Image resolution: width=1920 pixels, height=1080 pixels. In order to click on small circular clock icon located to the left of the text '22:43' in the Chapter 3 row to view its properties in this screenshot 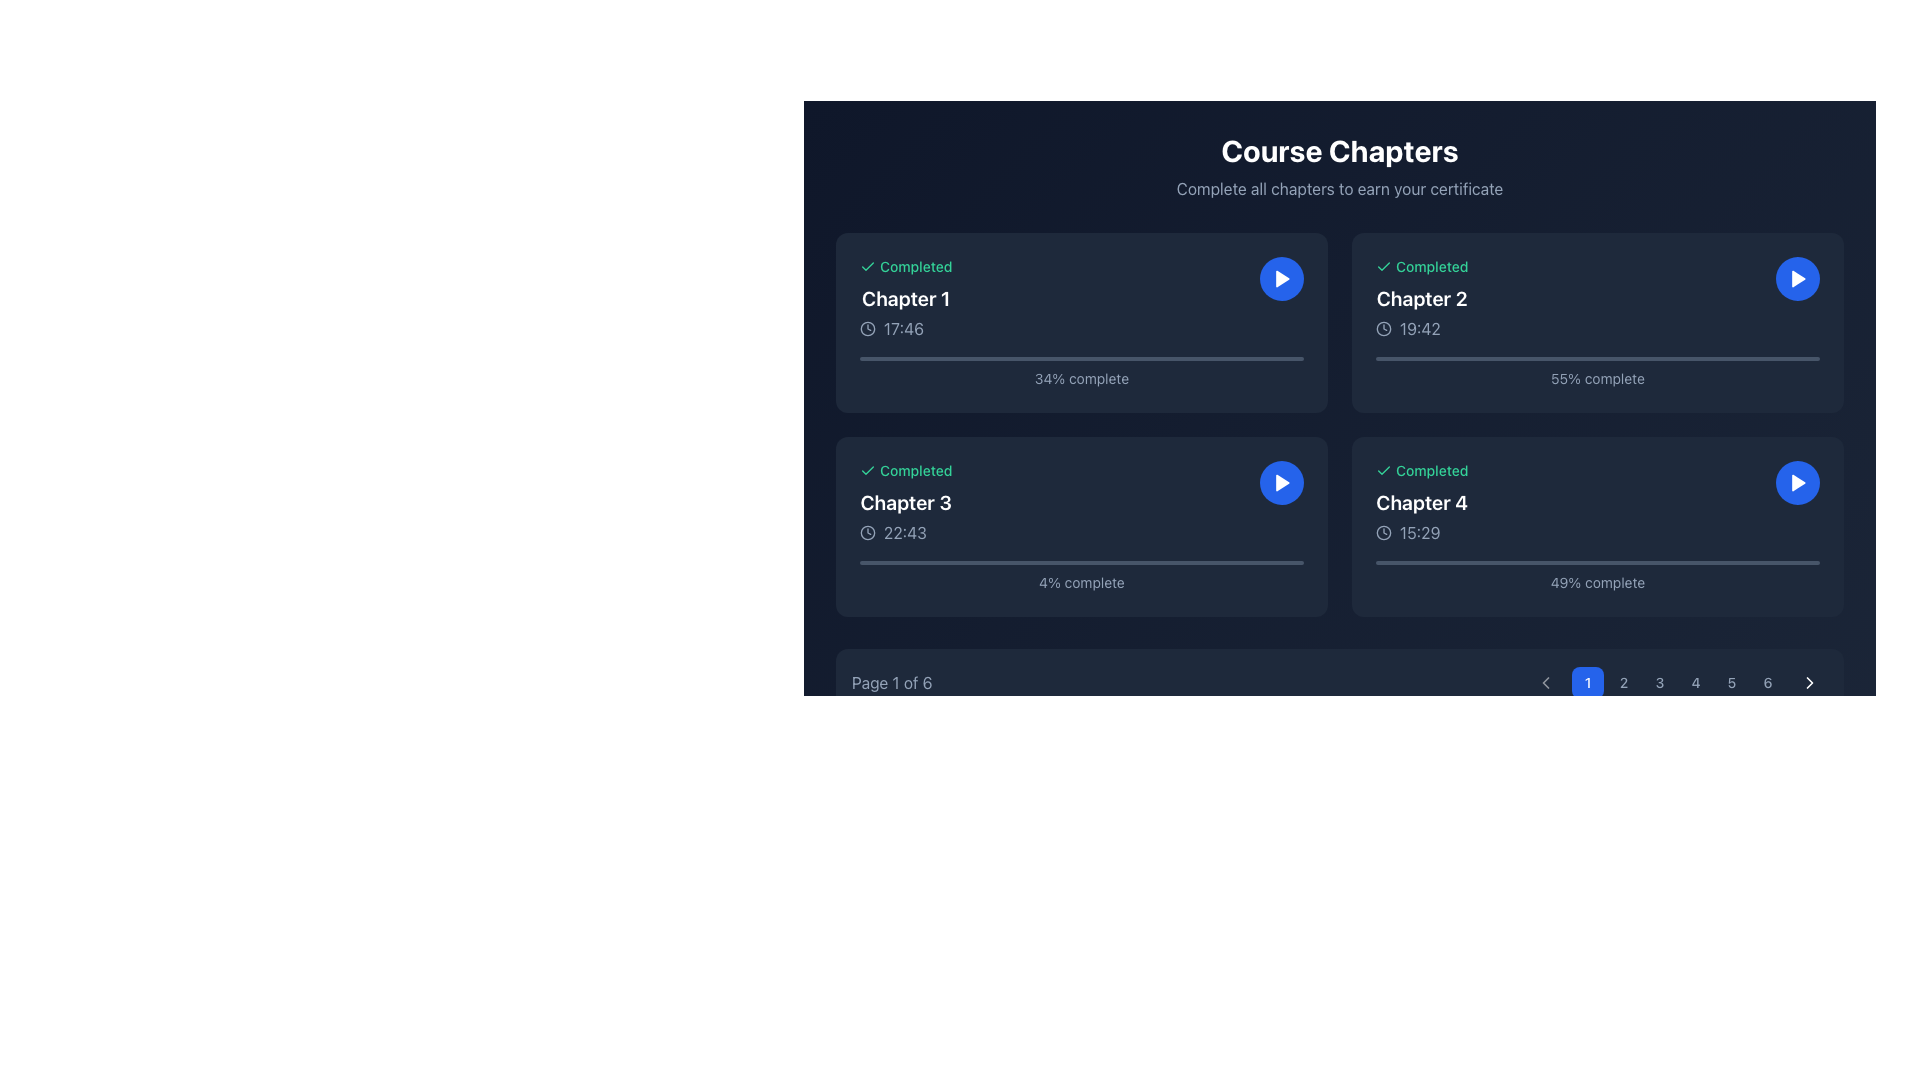, I will do `click(868, 531)`.